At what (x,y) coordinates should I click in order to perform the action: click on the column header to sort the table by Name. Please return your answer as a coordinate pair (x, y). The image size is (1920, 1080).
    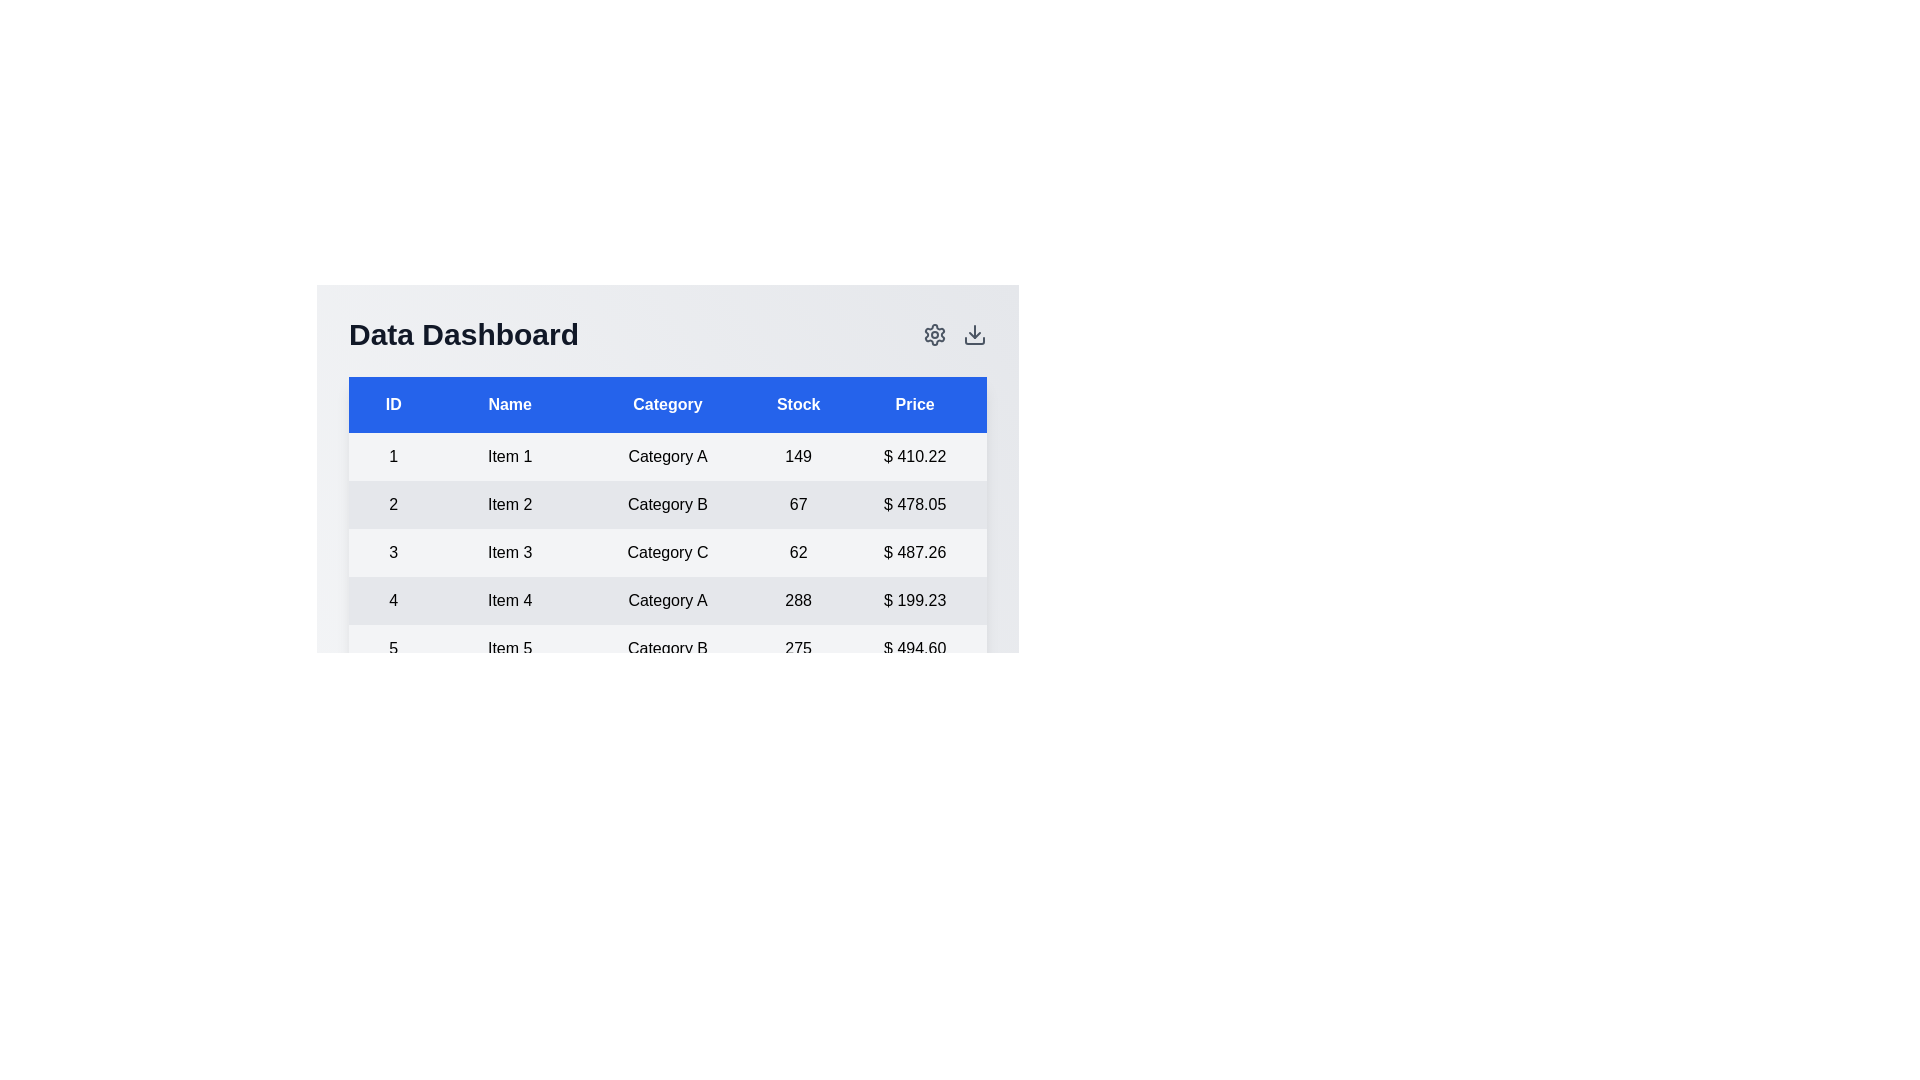
    Looking at the image, I should click on (509, 405).